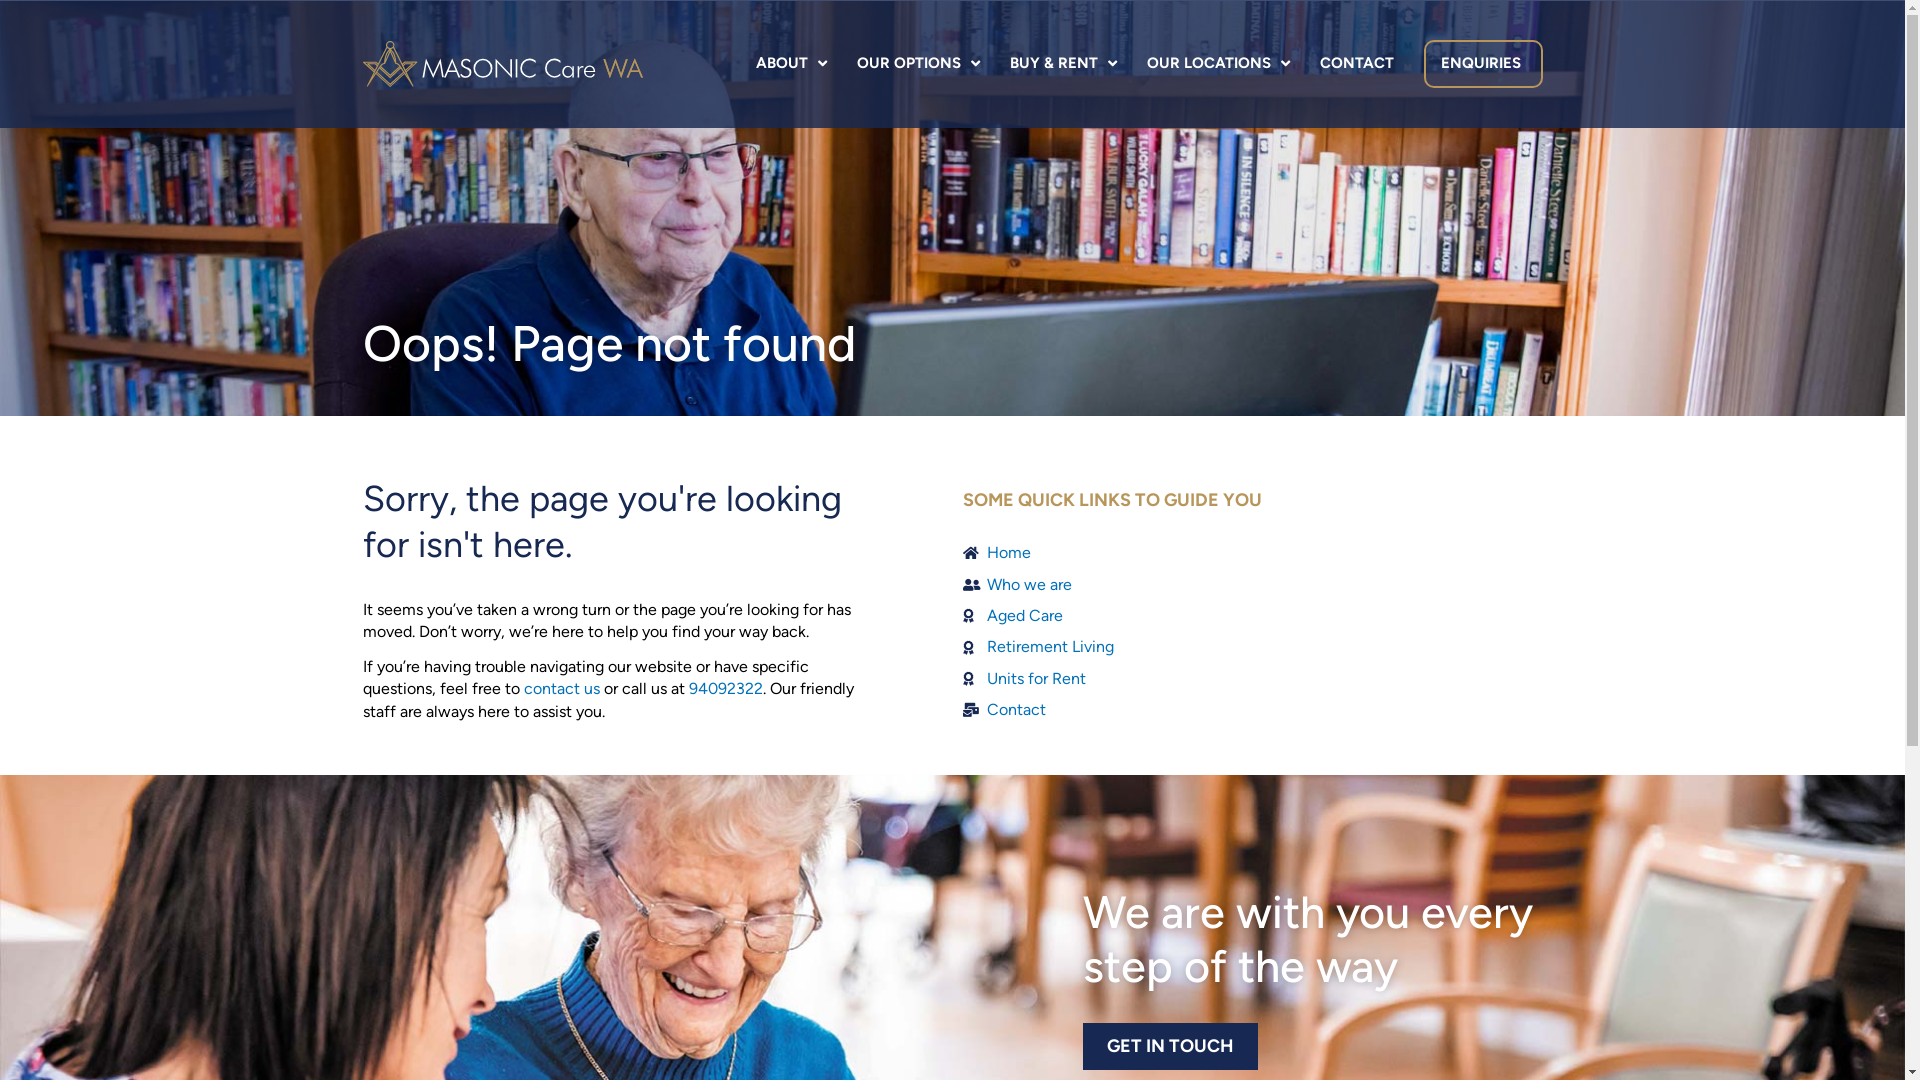  What do you see at coordinates (748, 63) in the screenshot?
I see `'ABOUT'` at bounding box center [748, 63].